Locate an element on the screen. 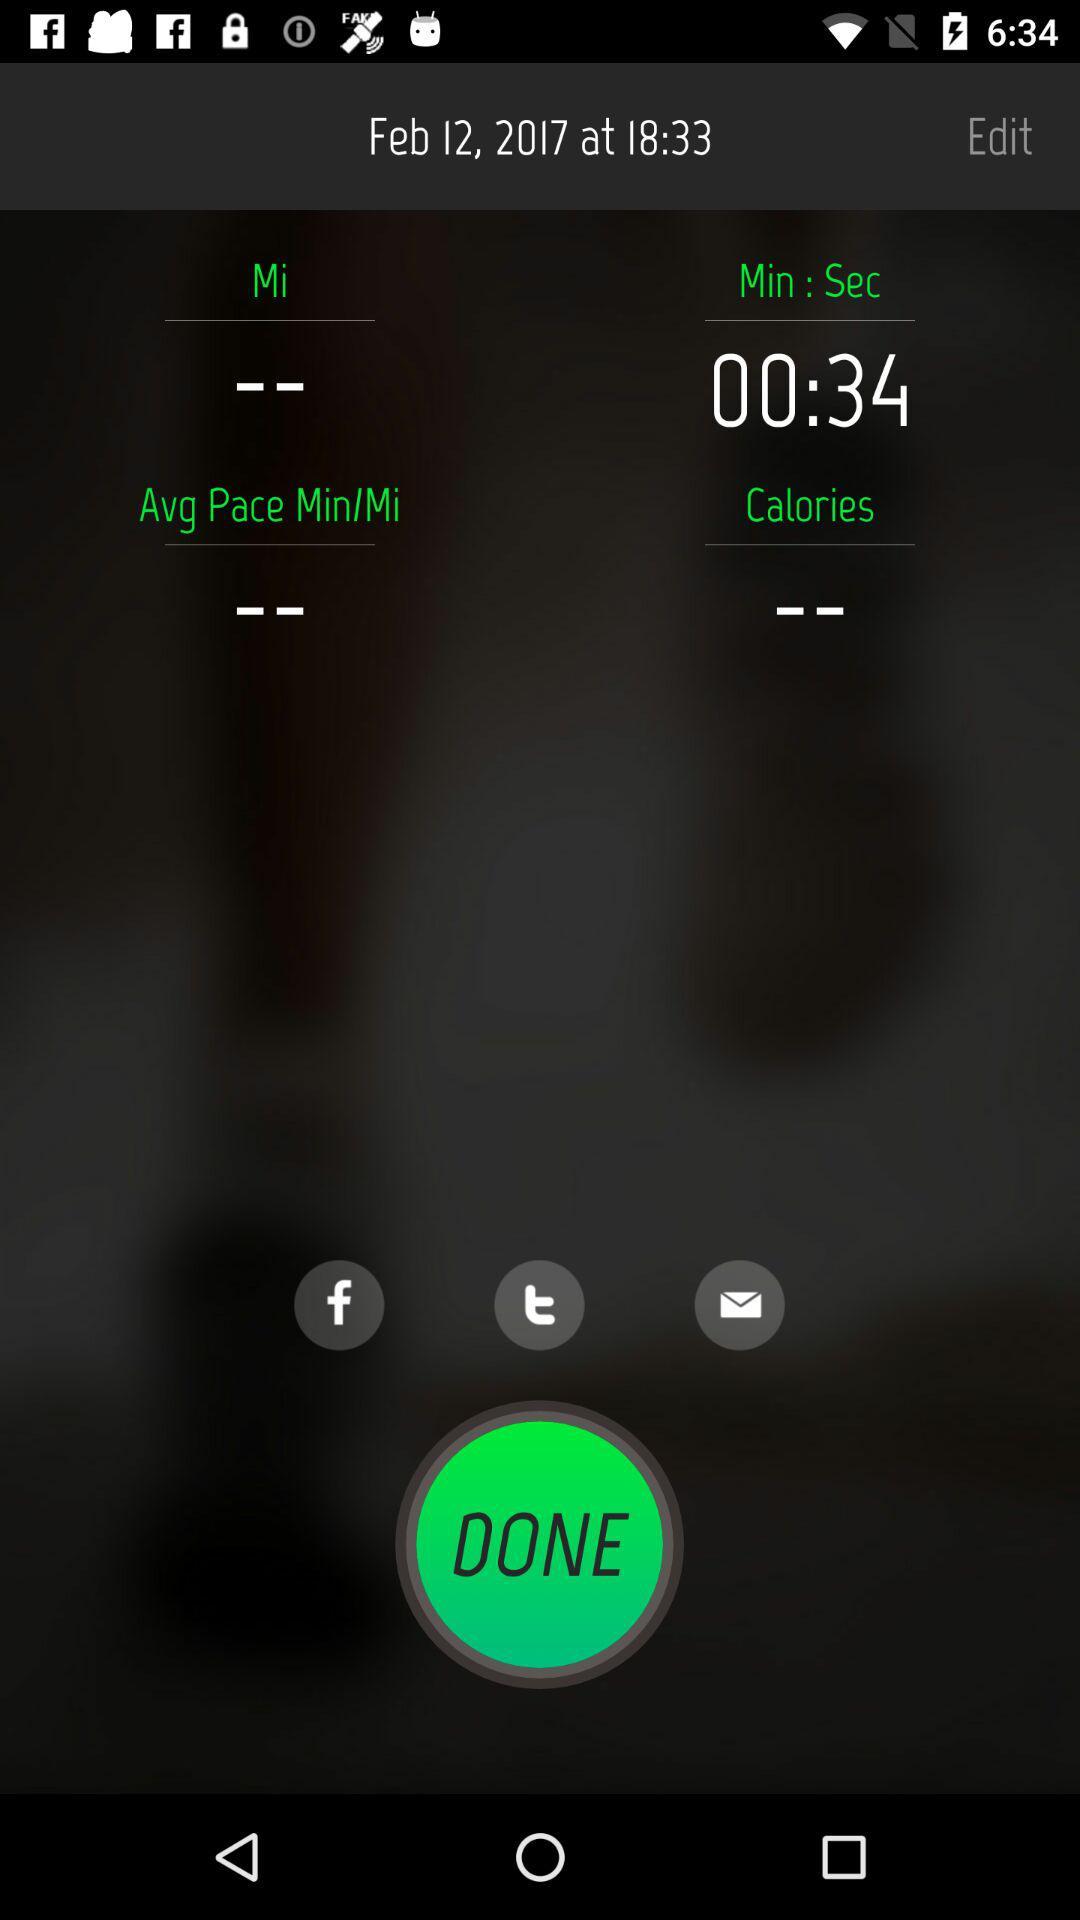 The image size is (1080, 1920). the email icon is located at coordinates (739, 1305).